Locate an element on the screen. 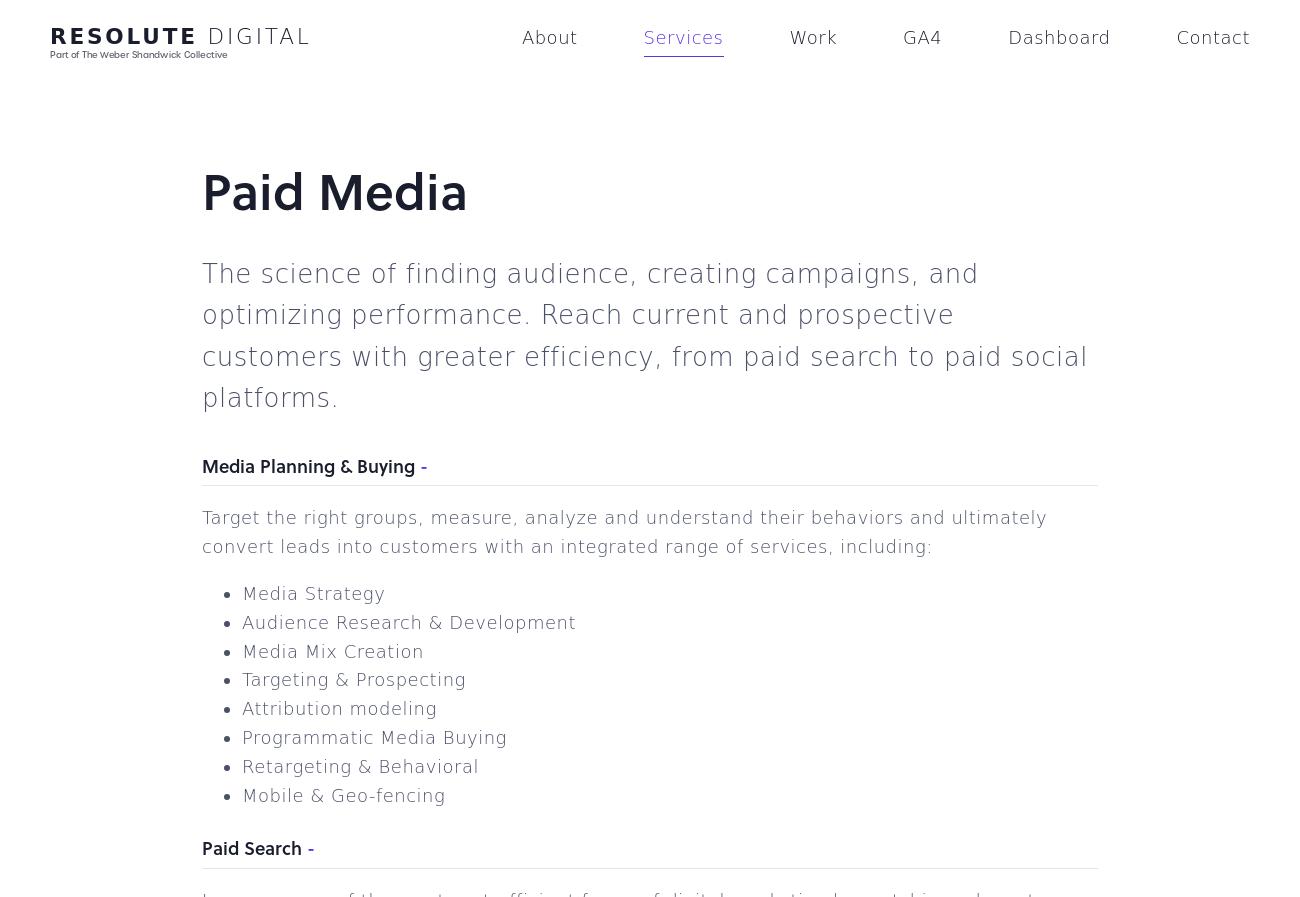 This screenshot has height=897, width=1300. 'Targeting & Prospecting' is located at coordinates (352, 679).